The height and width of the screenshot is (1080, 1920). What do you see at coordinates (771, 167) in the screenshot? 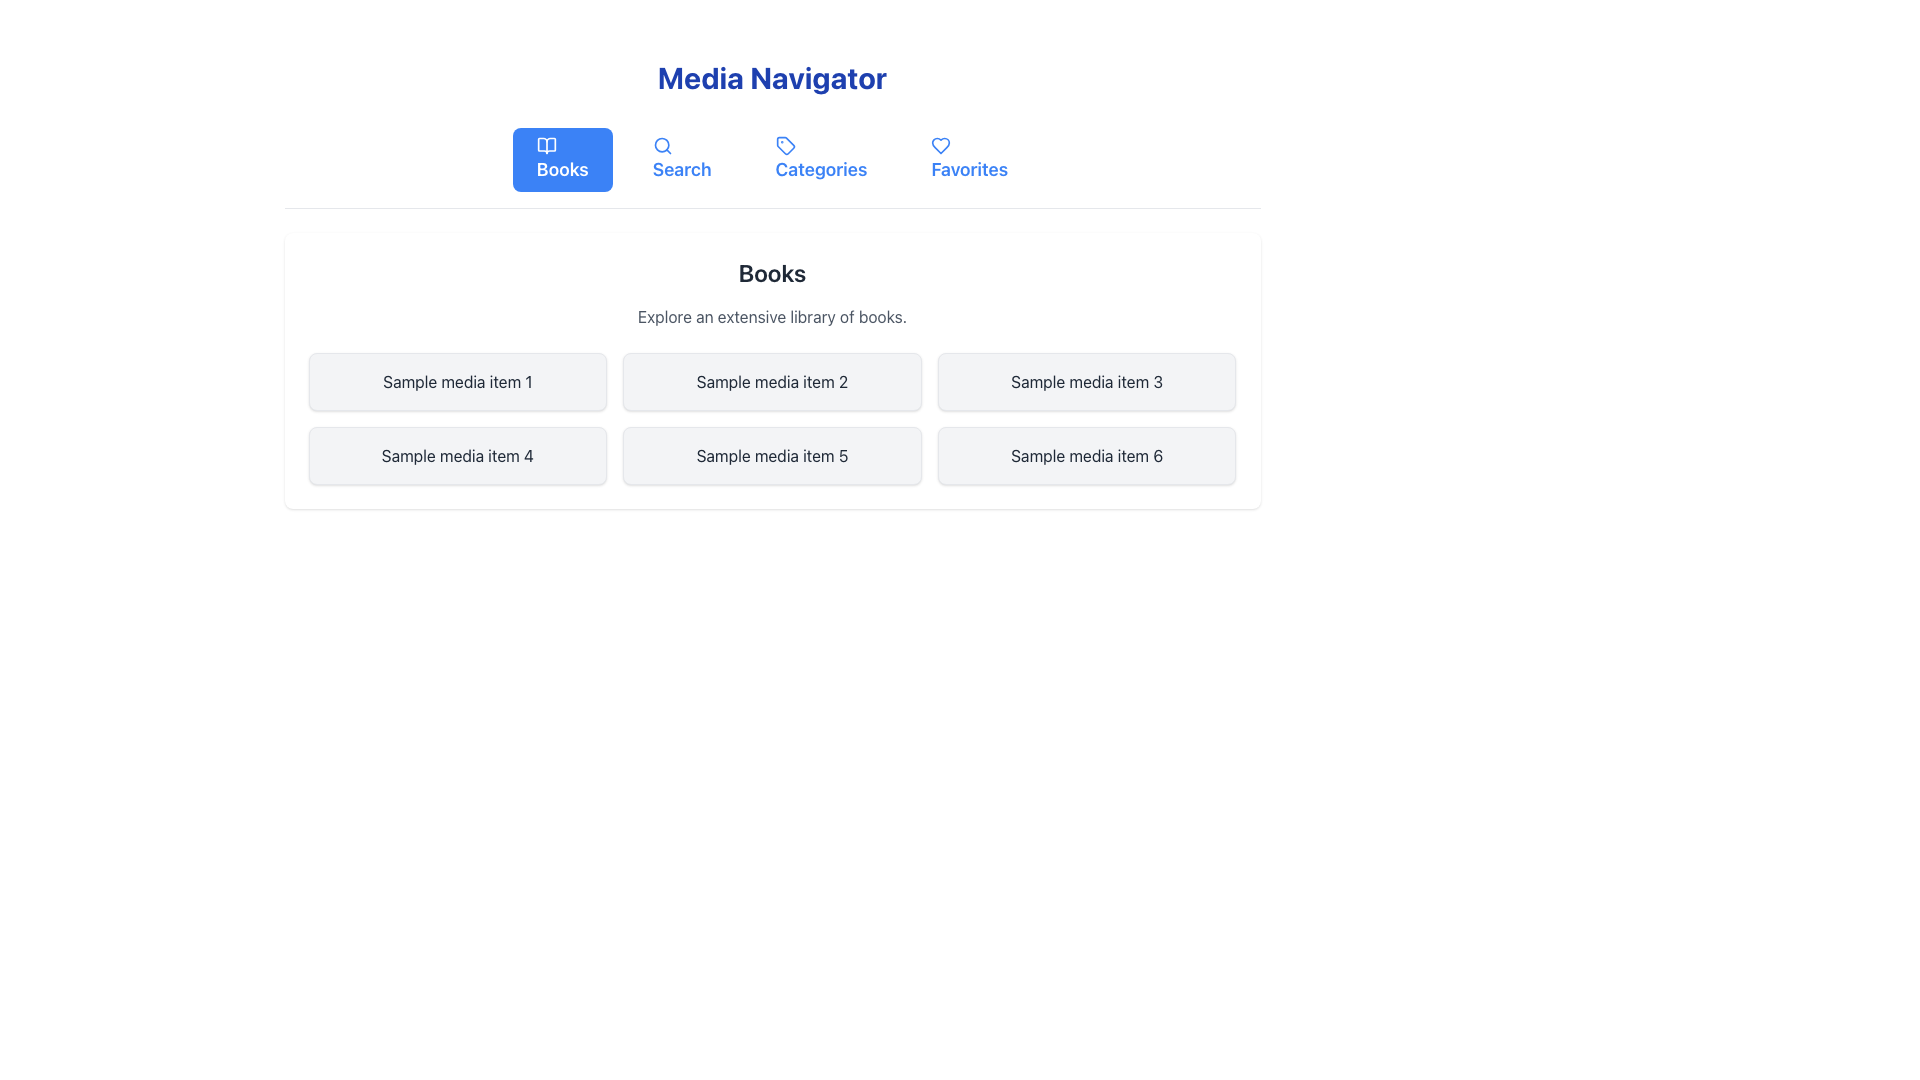
I see `the 'Categories' button in the navigation bar located just beneath the 'Media Navigator' heading` at bounding box center [771, 167].